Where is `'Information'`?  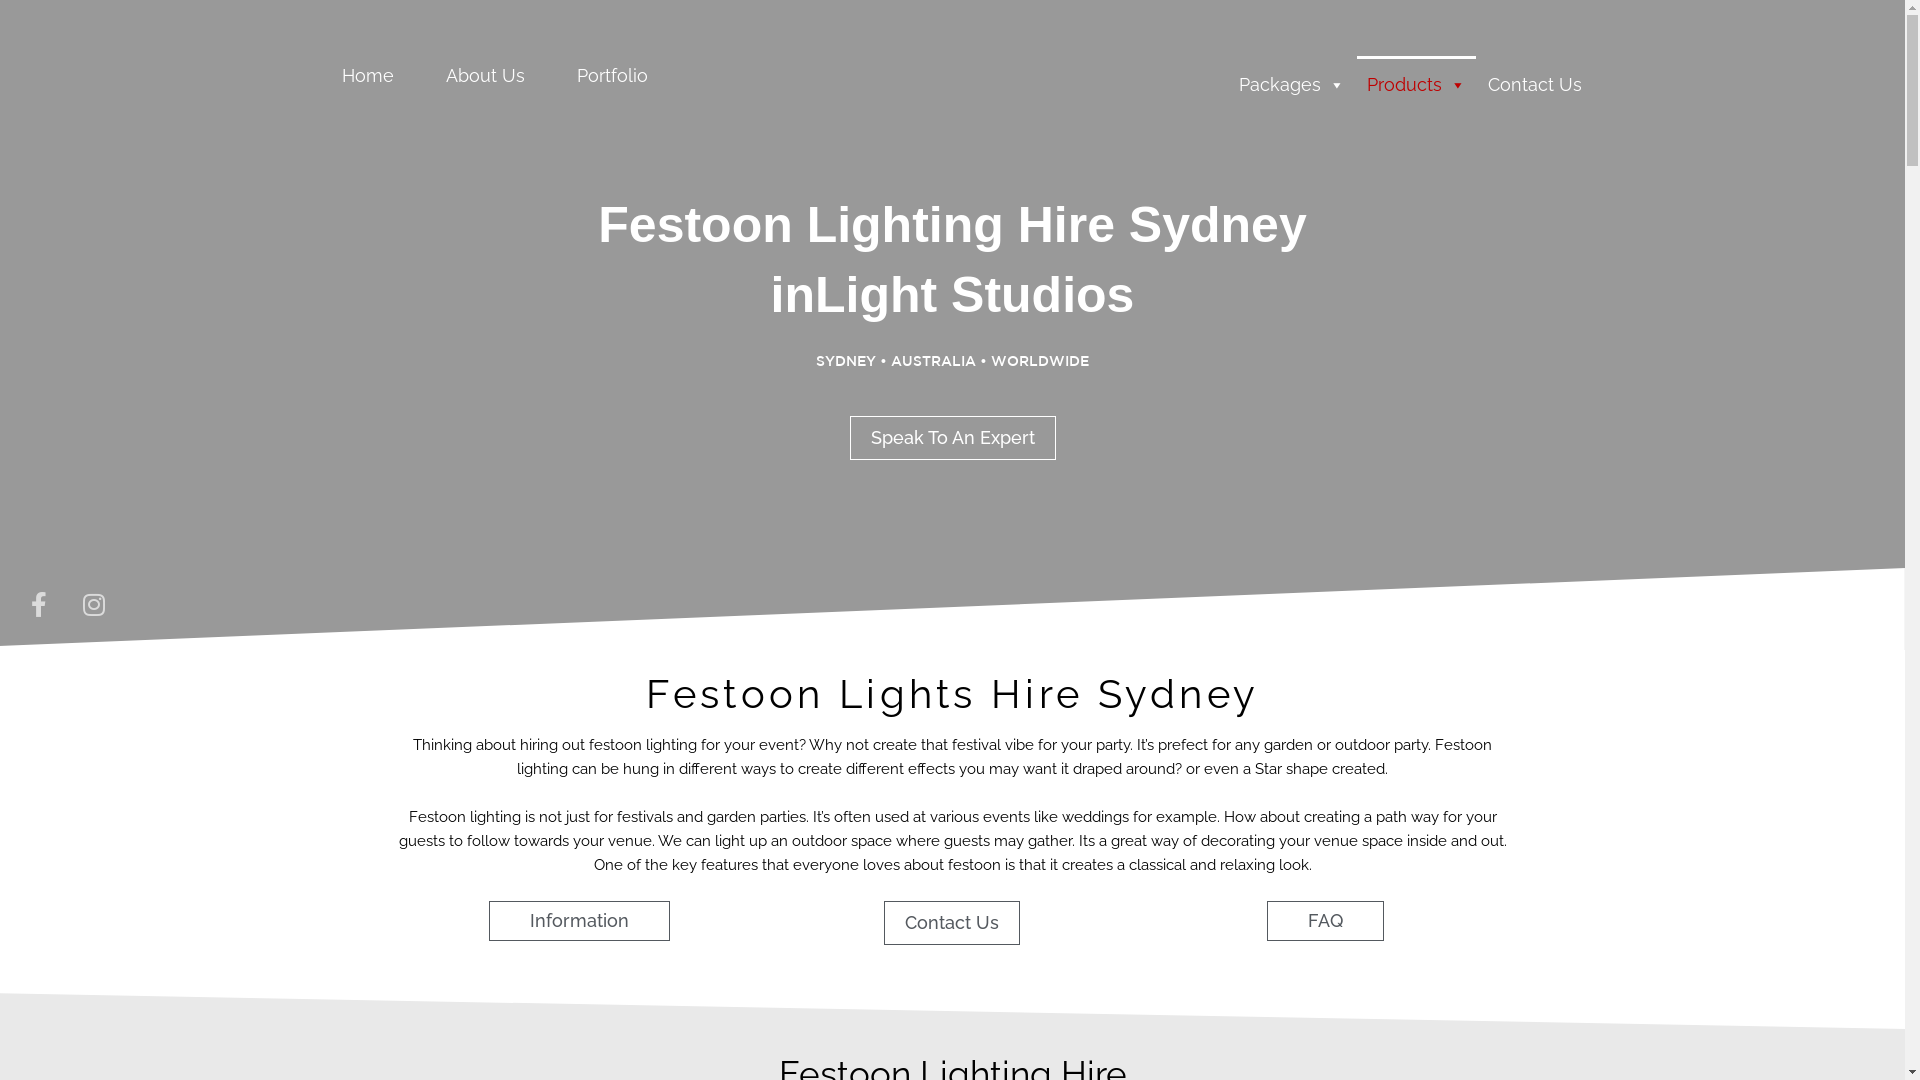
'Information' is located at coordinates (489, 921).